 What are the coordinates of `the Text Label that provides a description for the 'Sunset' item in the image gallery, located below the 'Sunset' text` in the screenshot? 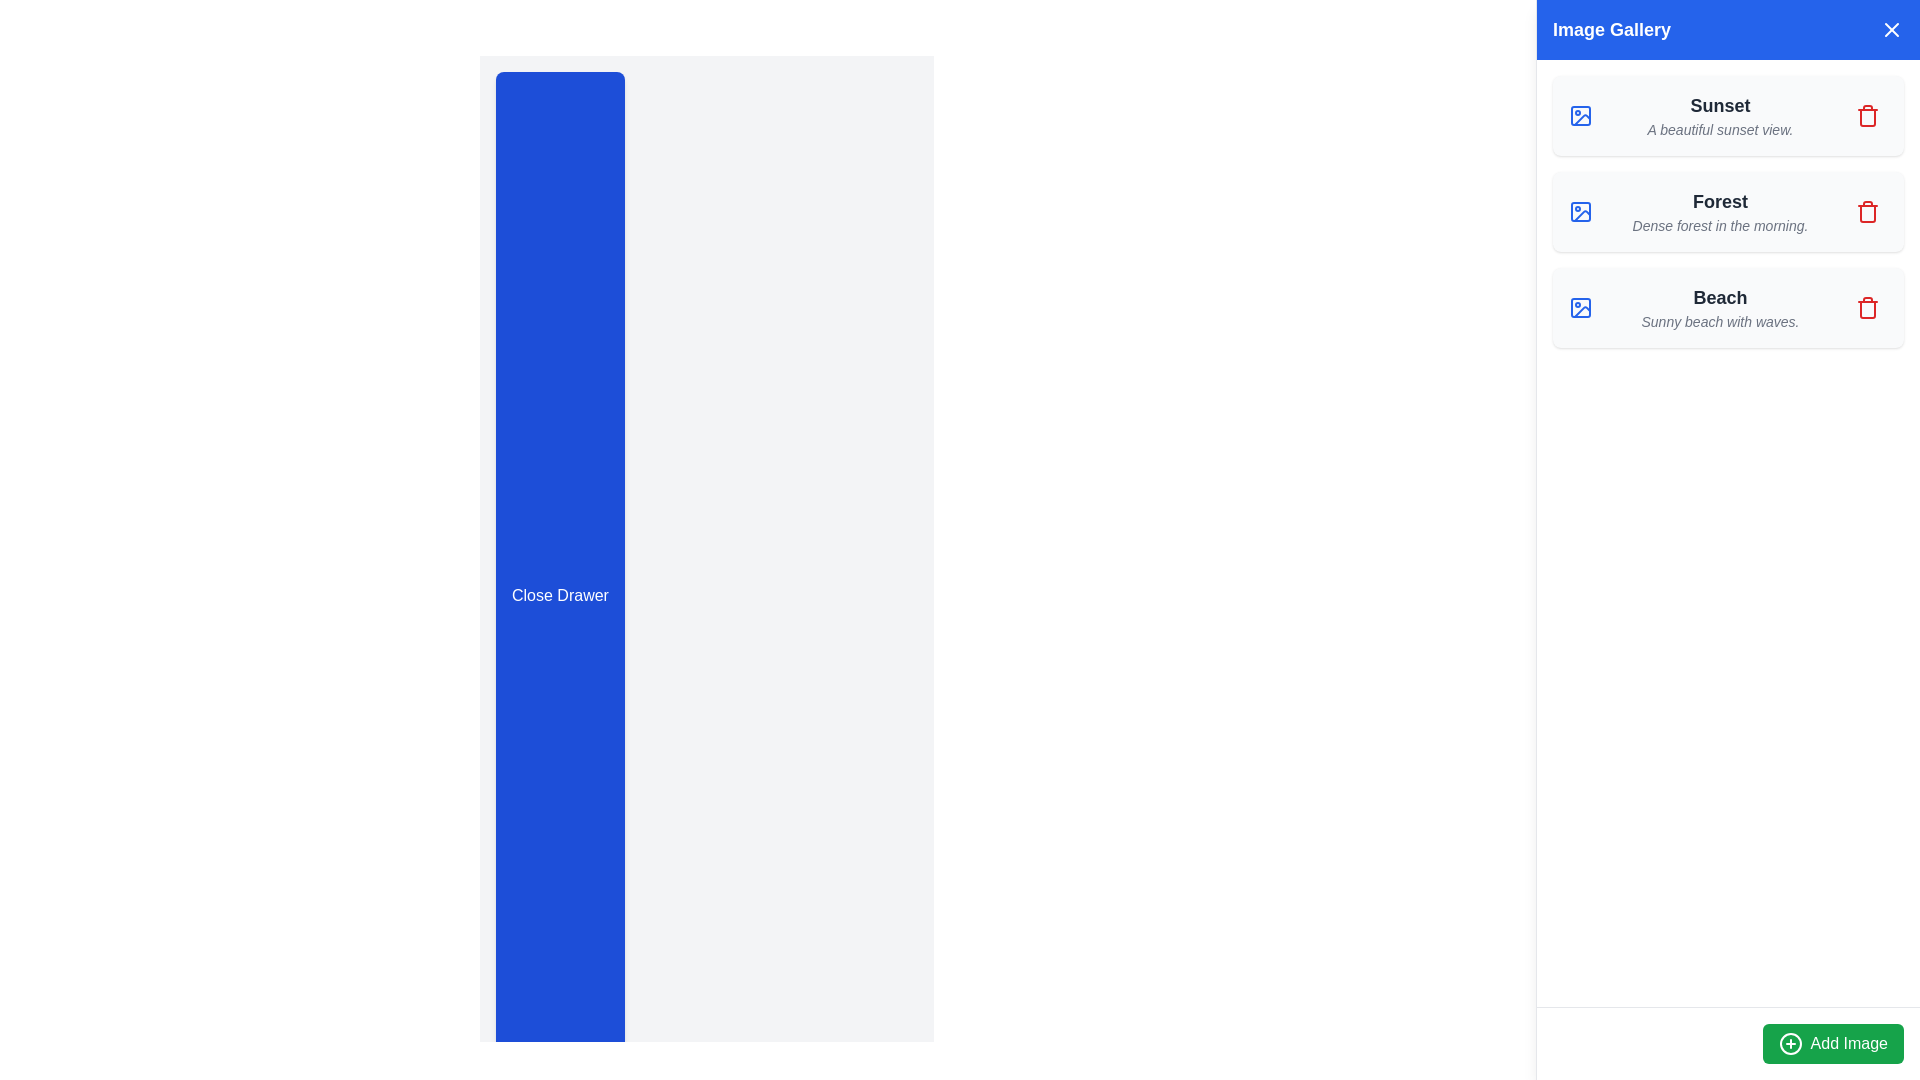 It's located at (1719, 130).